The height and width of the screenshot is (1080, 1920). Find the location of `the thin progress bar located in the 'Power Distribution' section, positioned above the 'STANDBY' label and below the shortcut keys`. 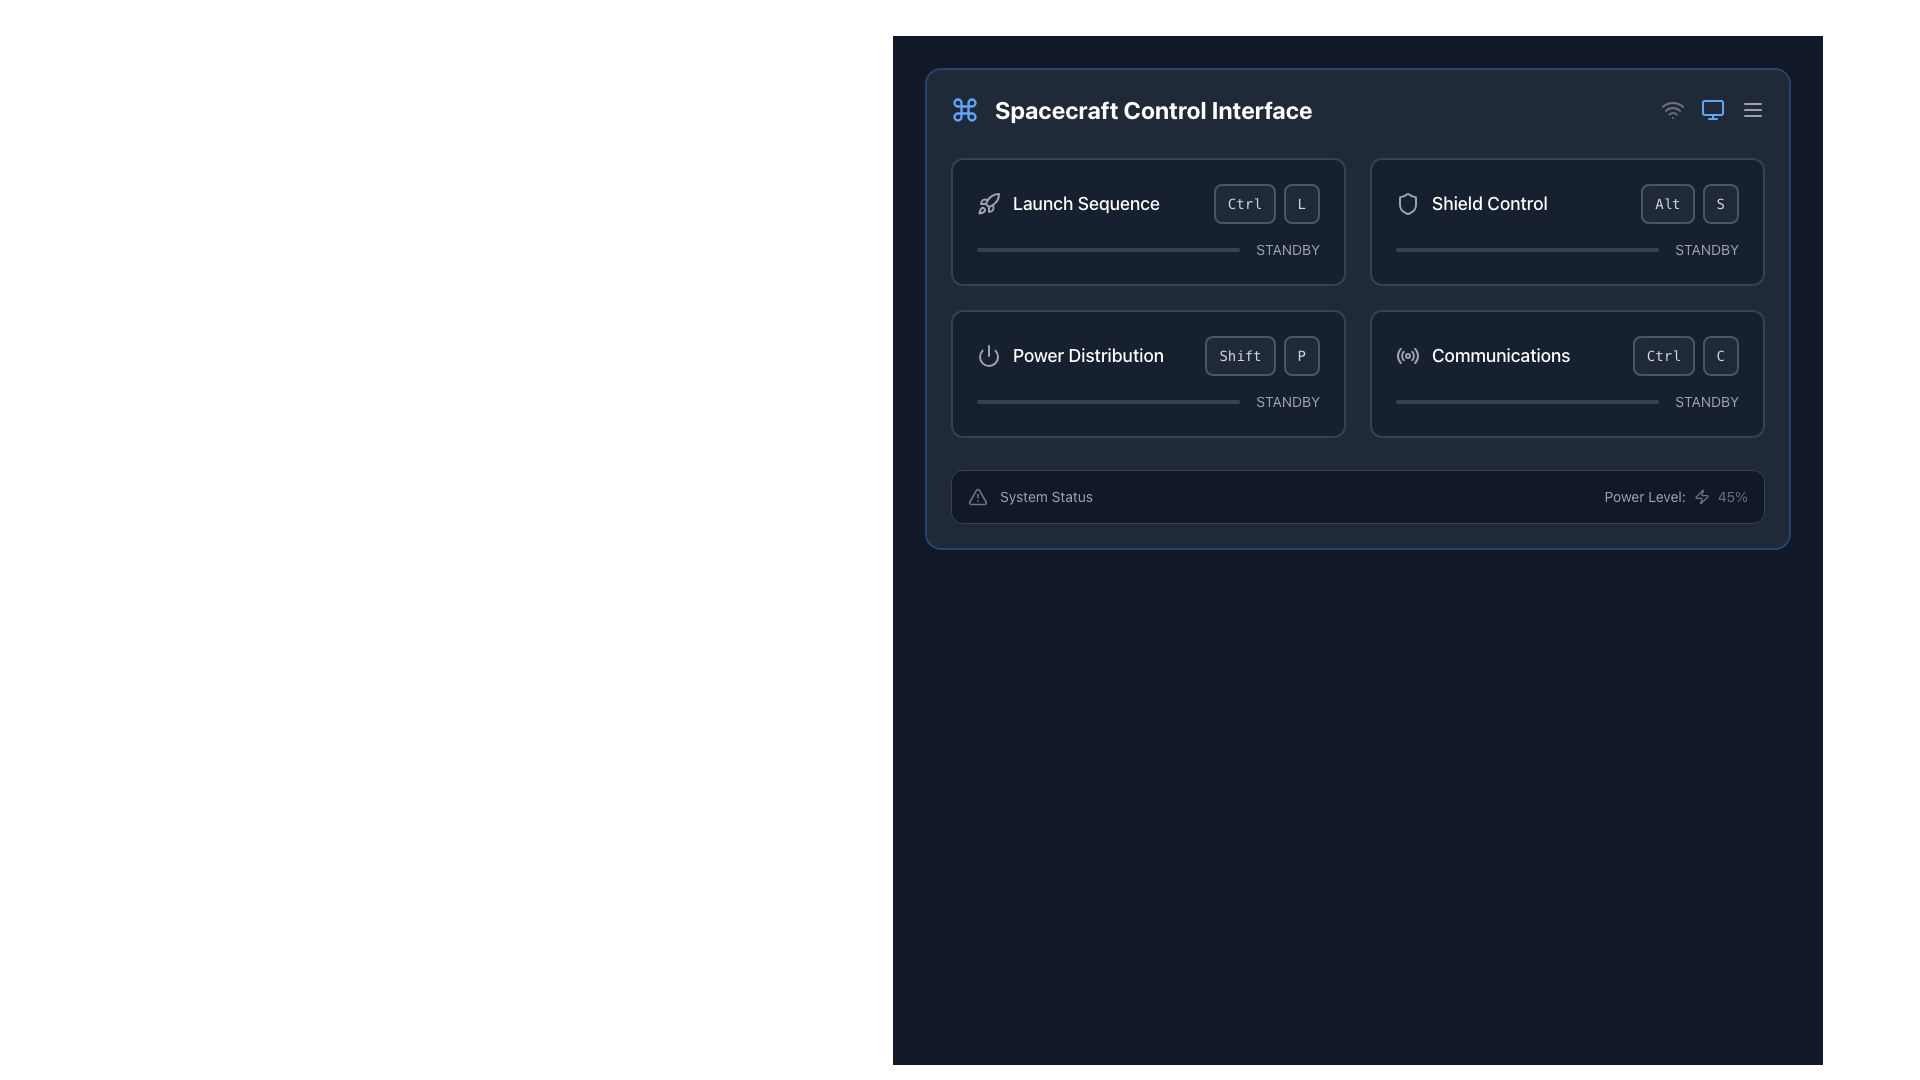

the thin progress bar located in the 'Power Distribution' section, positioned above the 'STANDBY' label and below the shortcut keys is located at coordinates (1107, 401).